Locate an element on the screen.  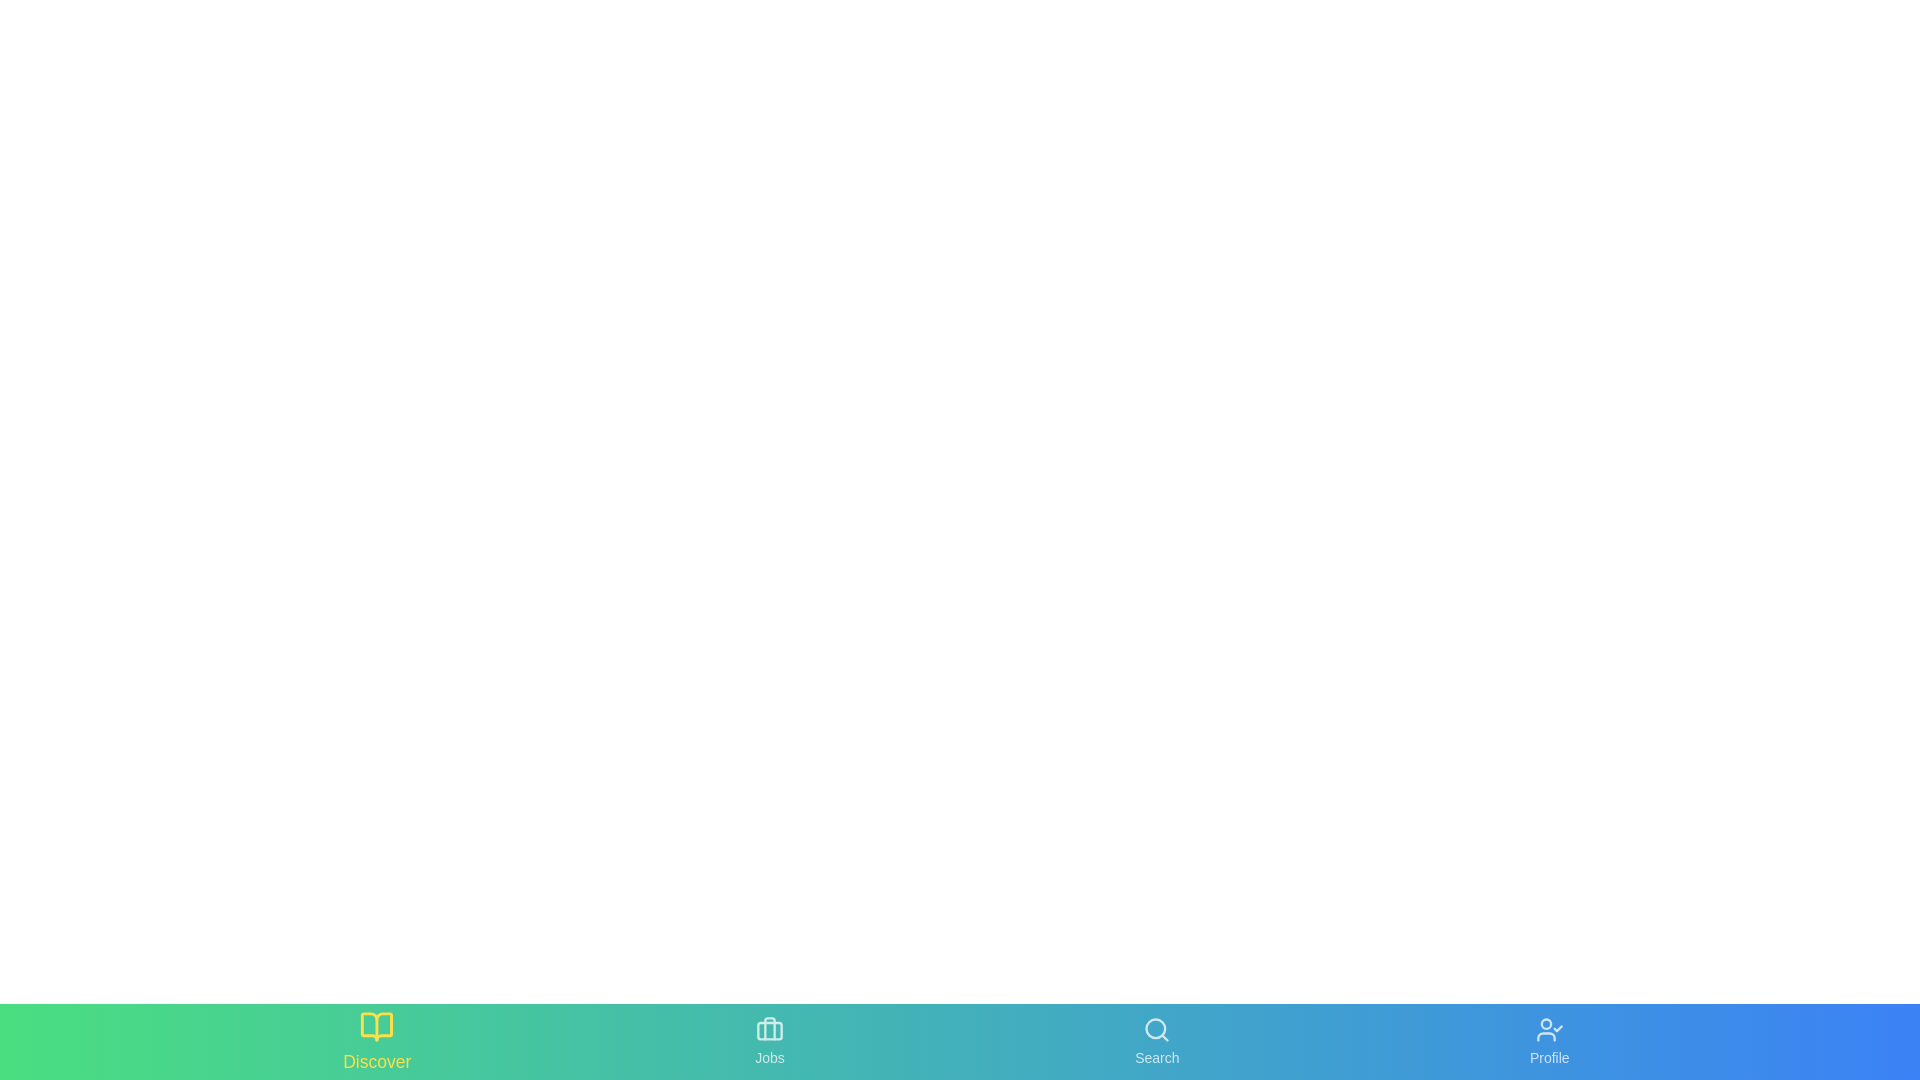
'Jobs' button to activate the 'Jobs' section is located at coordinates (768, 1040).